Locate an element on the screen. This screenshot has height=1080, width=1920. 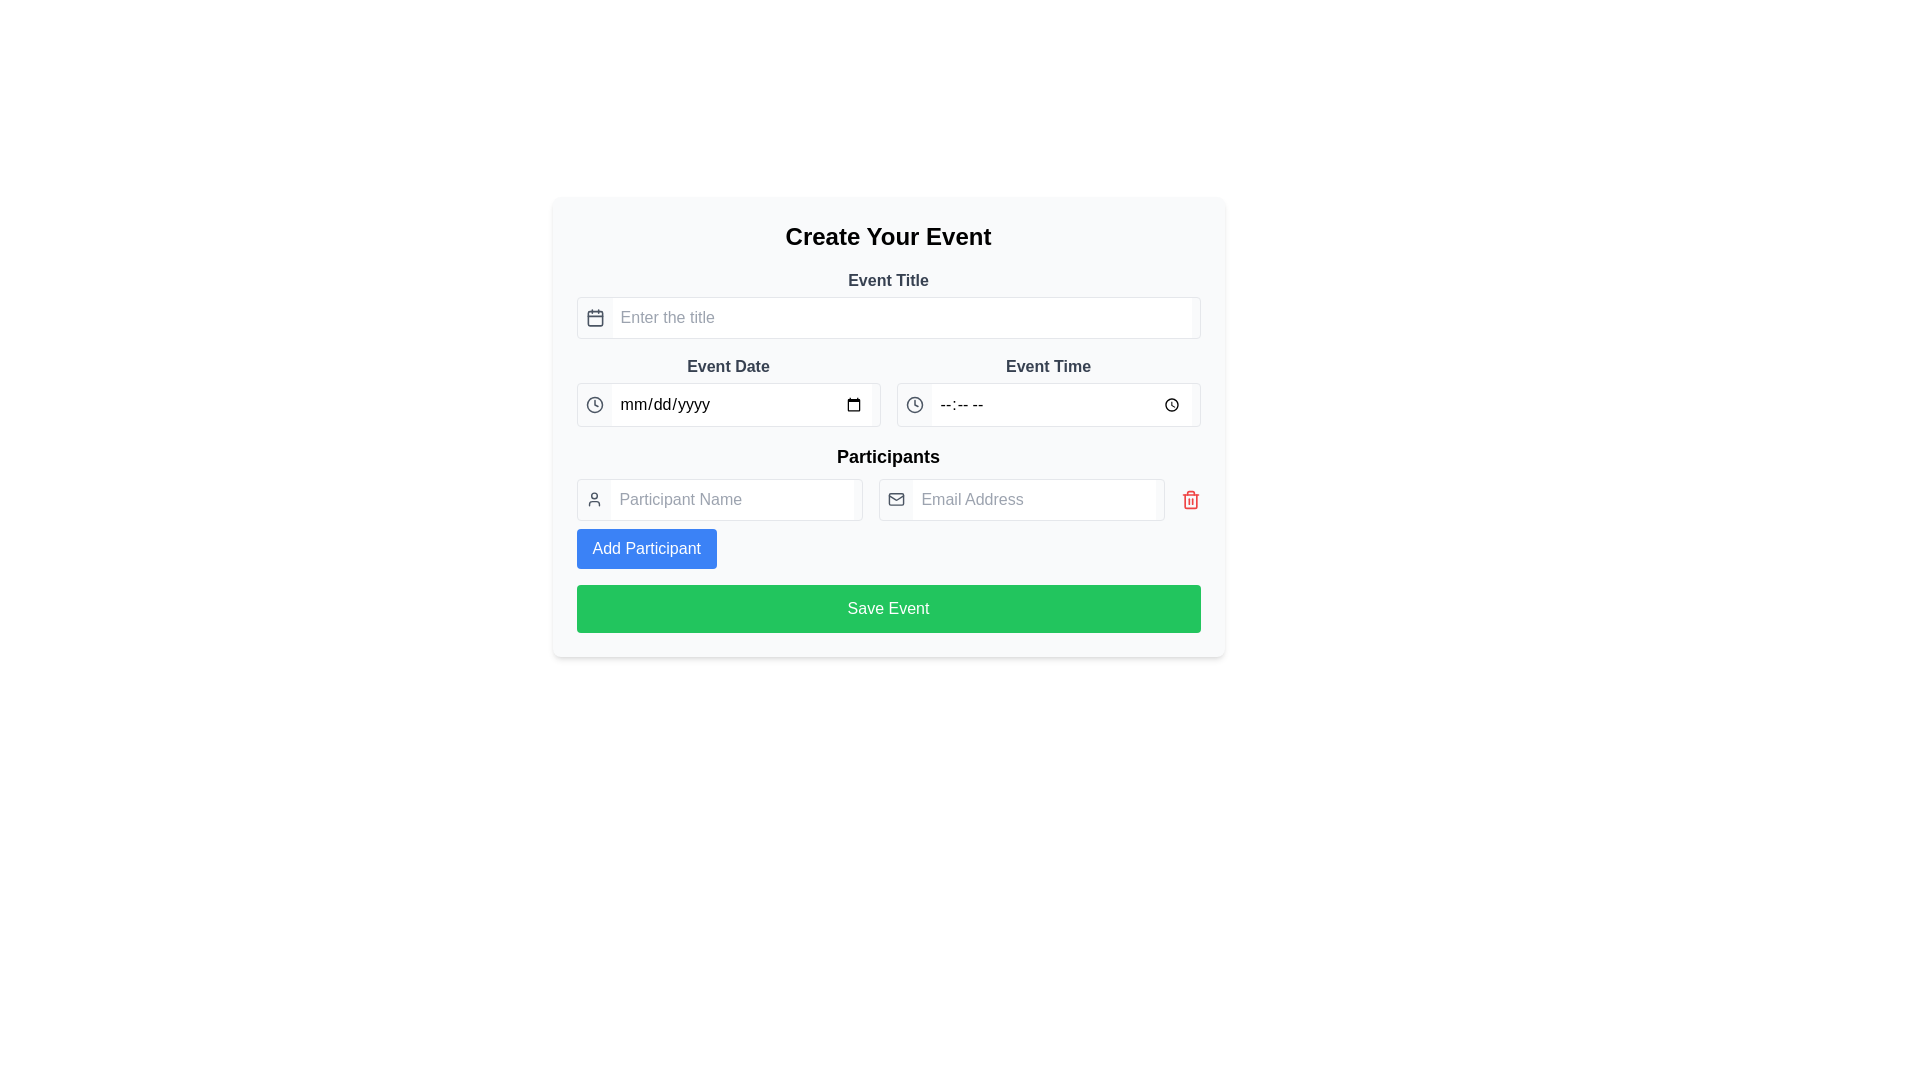
the trash can icon, which is a vertical rectangular shape with rounded corners, located centrally in the Participants section, adjacent to the email address input field is located at coordinates (1190, 500).